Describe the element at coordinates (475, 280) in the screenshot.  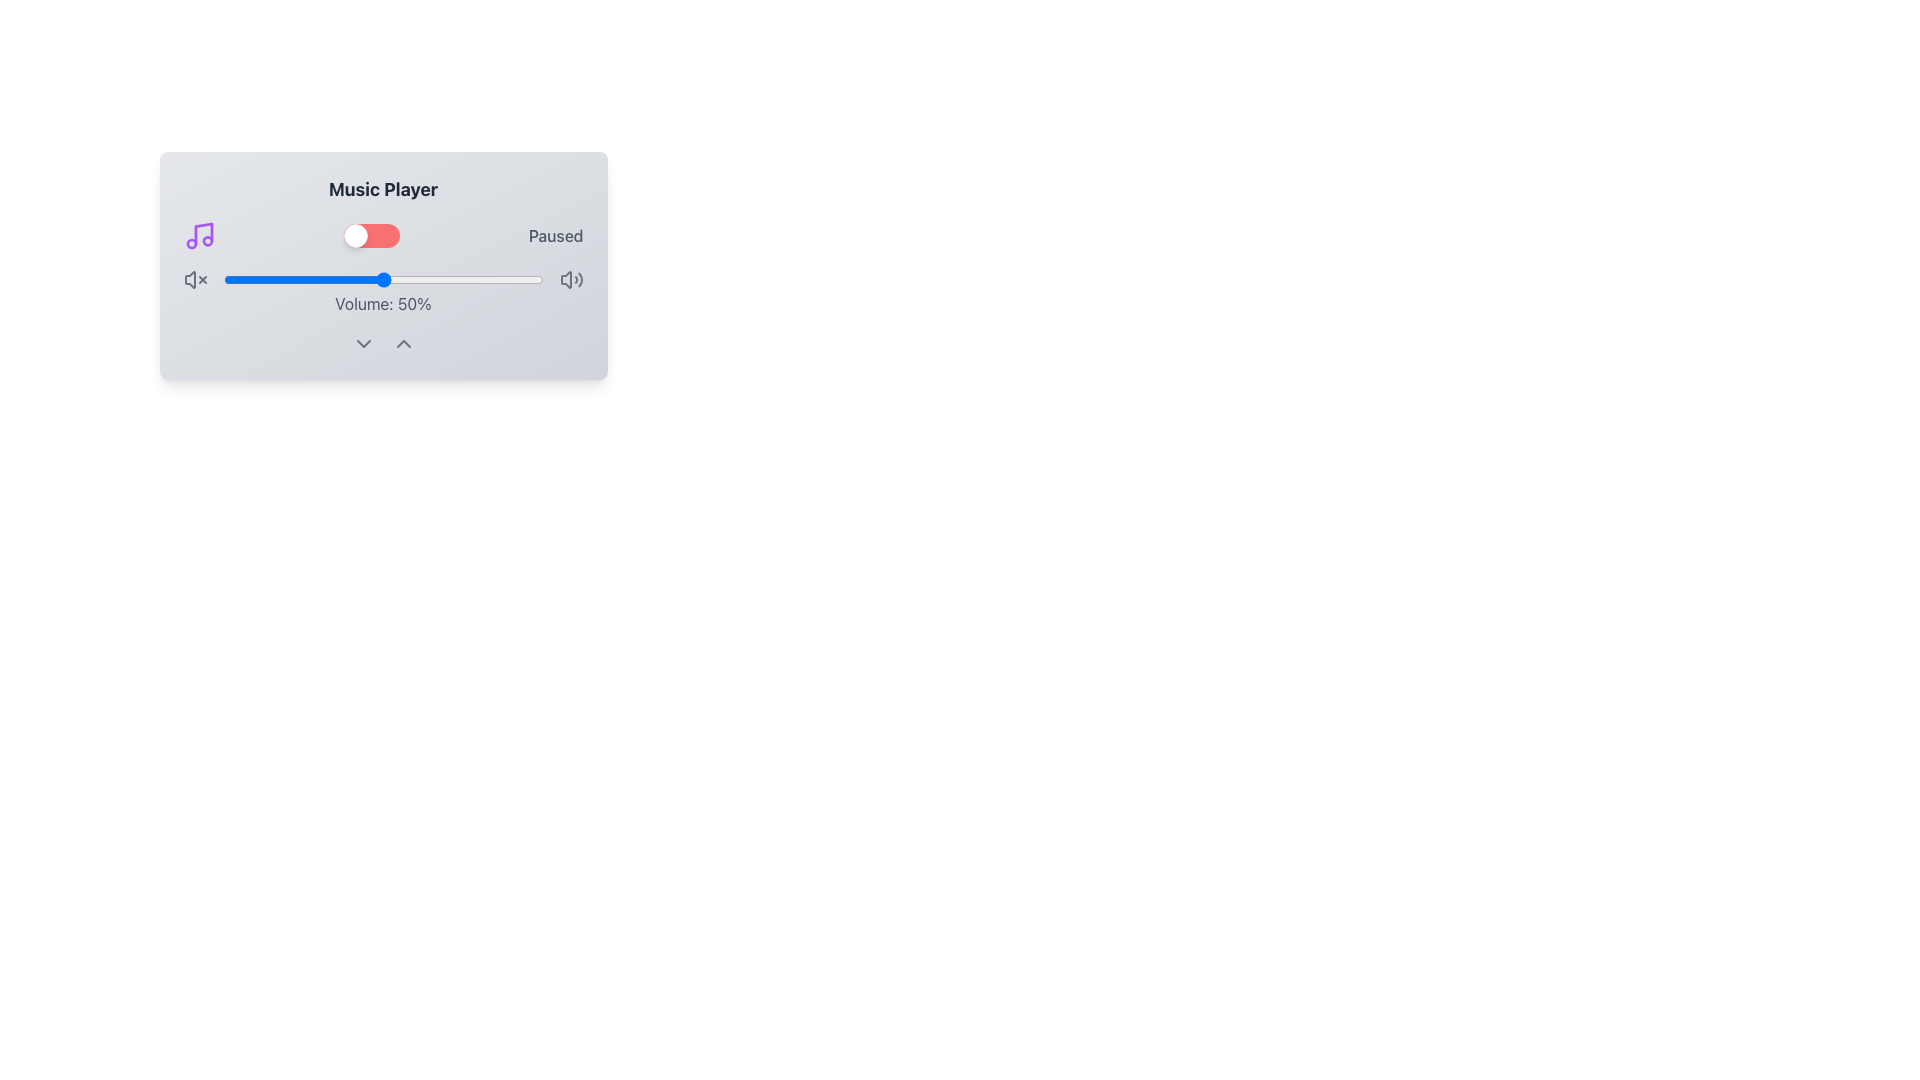
I see `volume` at that location.